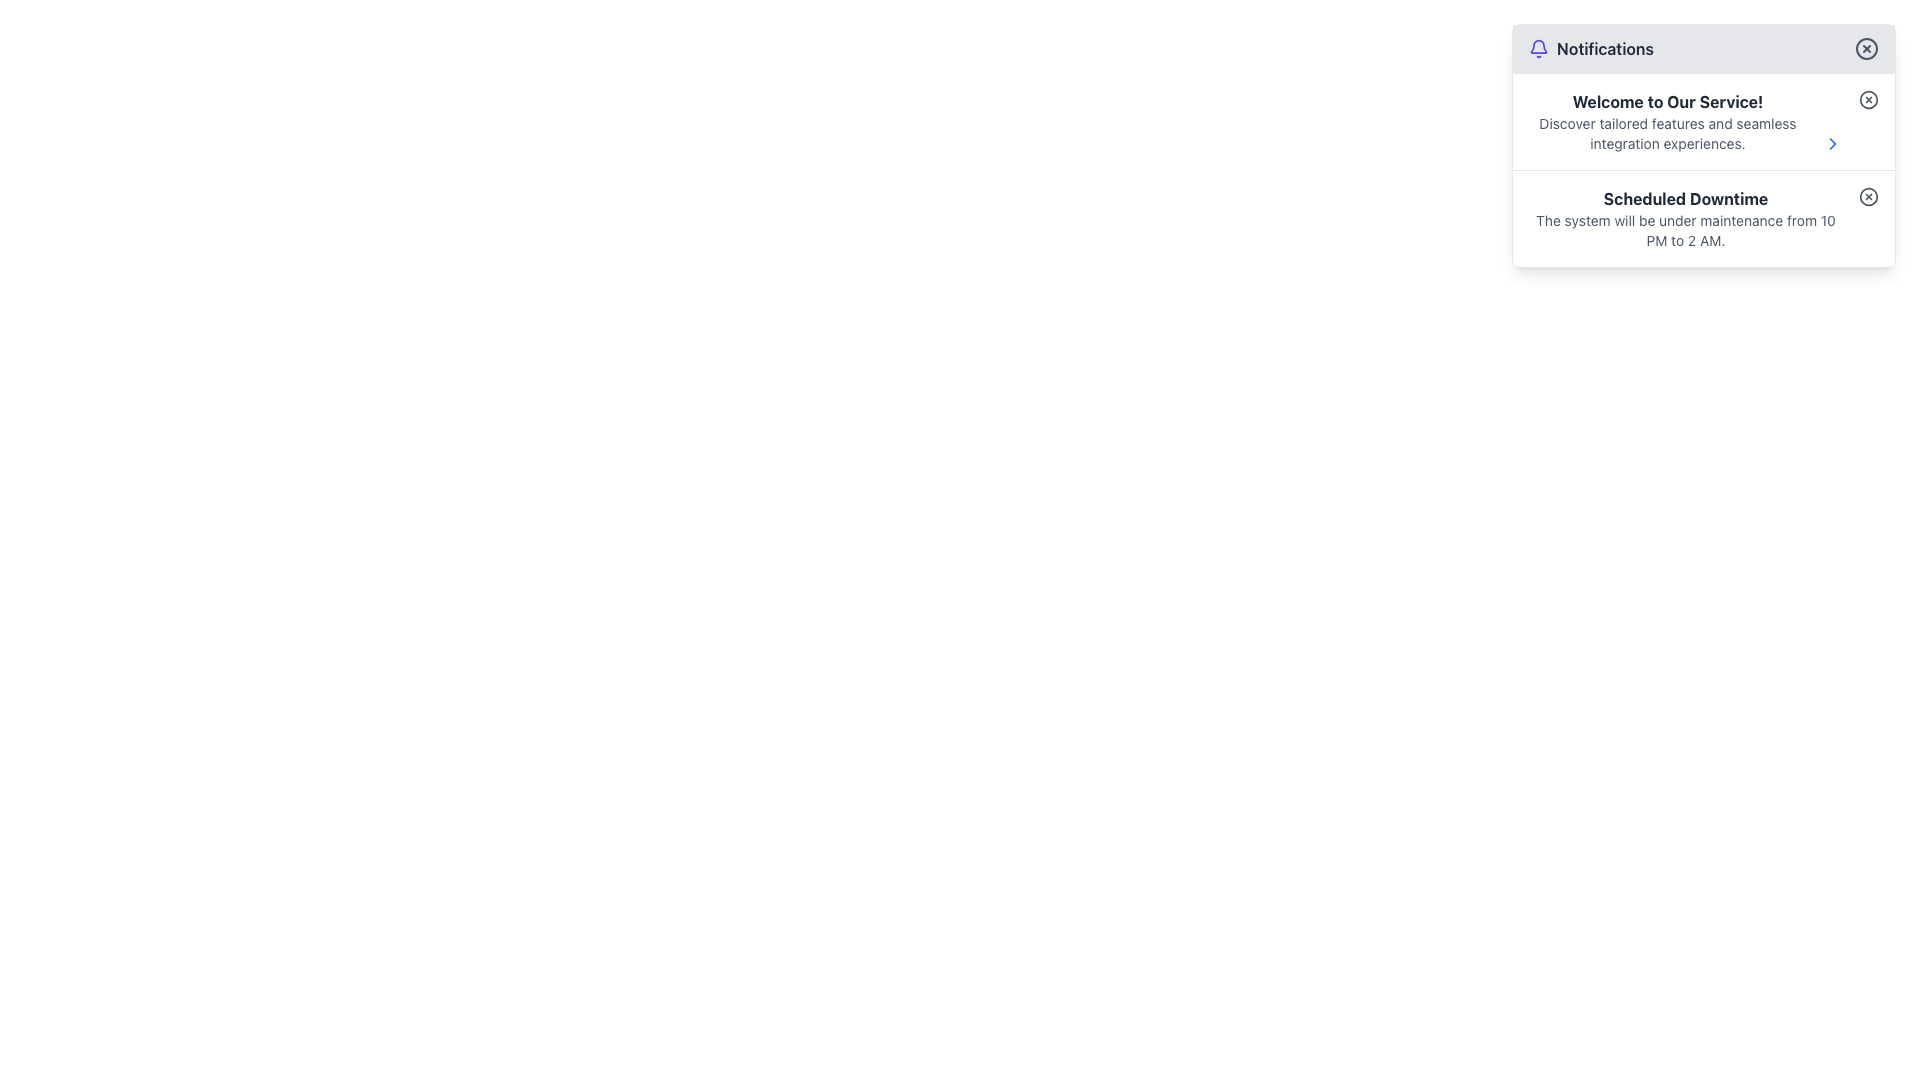 The image size is (1920, 1080). Describe the element at coordinates (1668, 122) in the screenshot. I see `the introductory message textual display located in the upper section of the notification panel, which summarizes key features aimed at integration and ease of use` at that location.